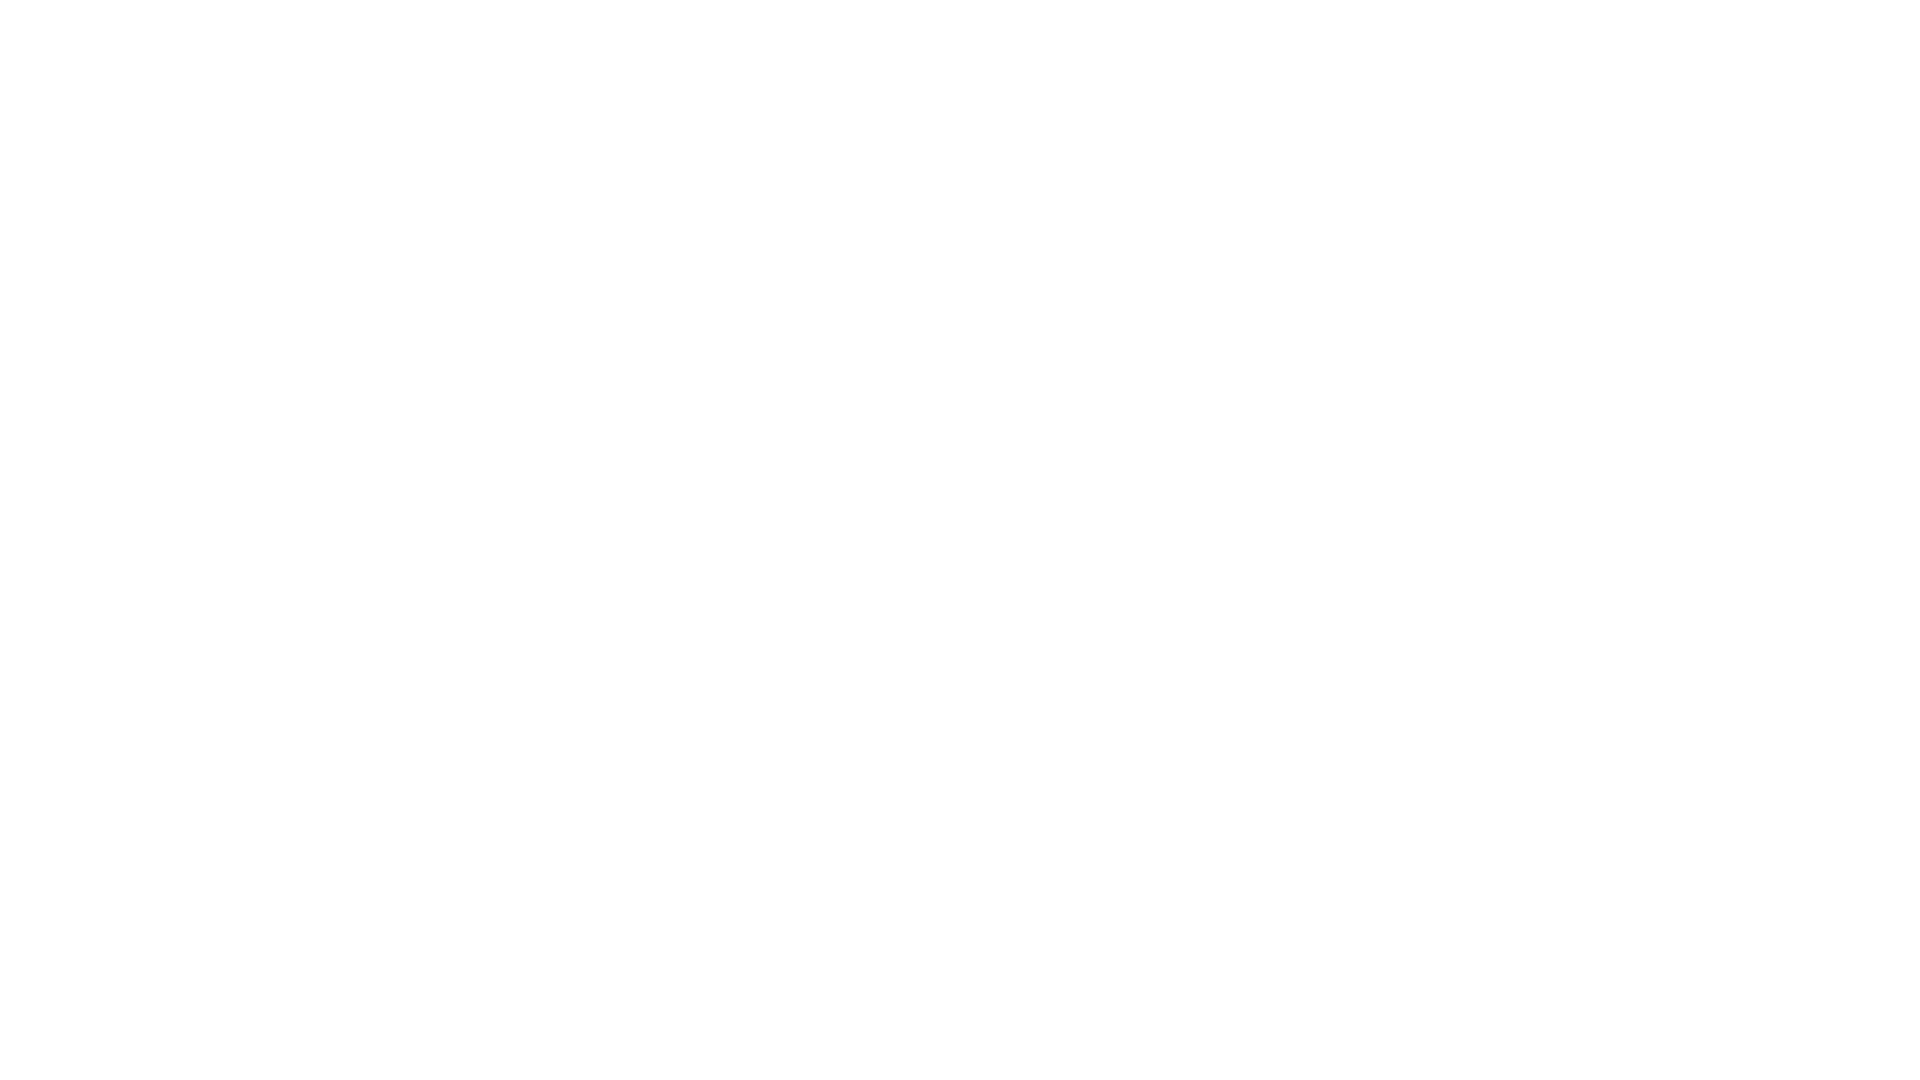  I want to click on Accepter, so click(1261, 404).